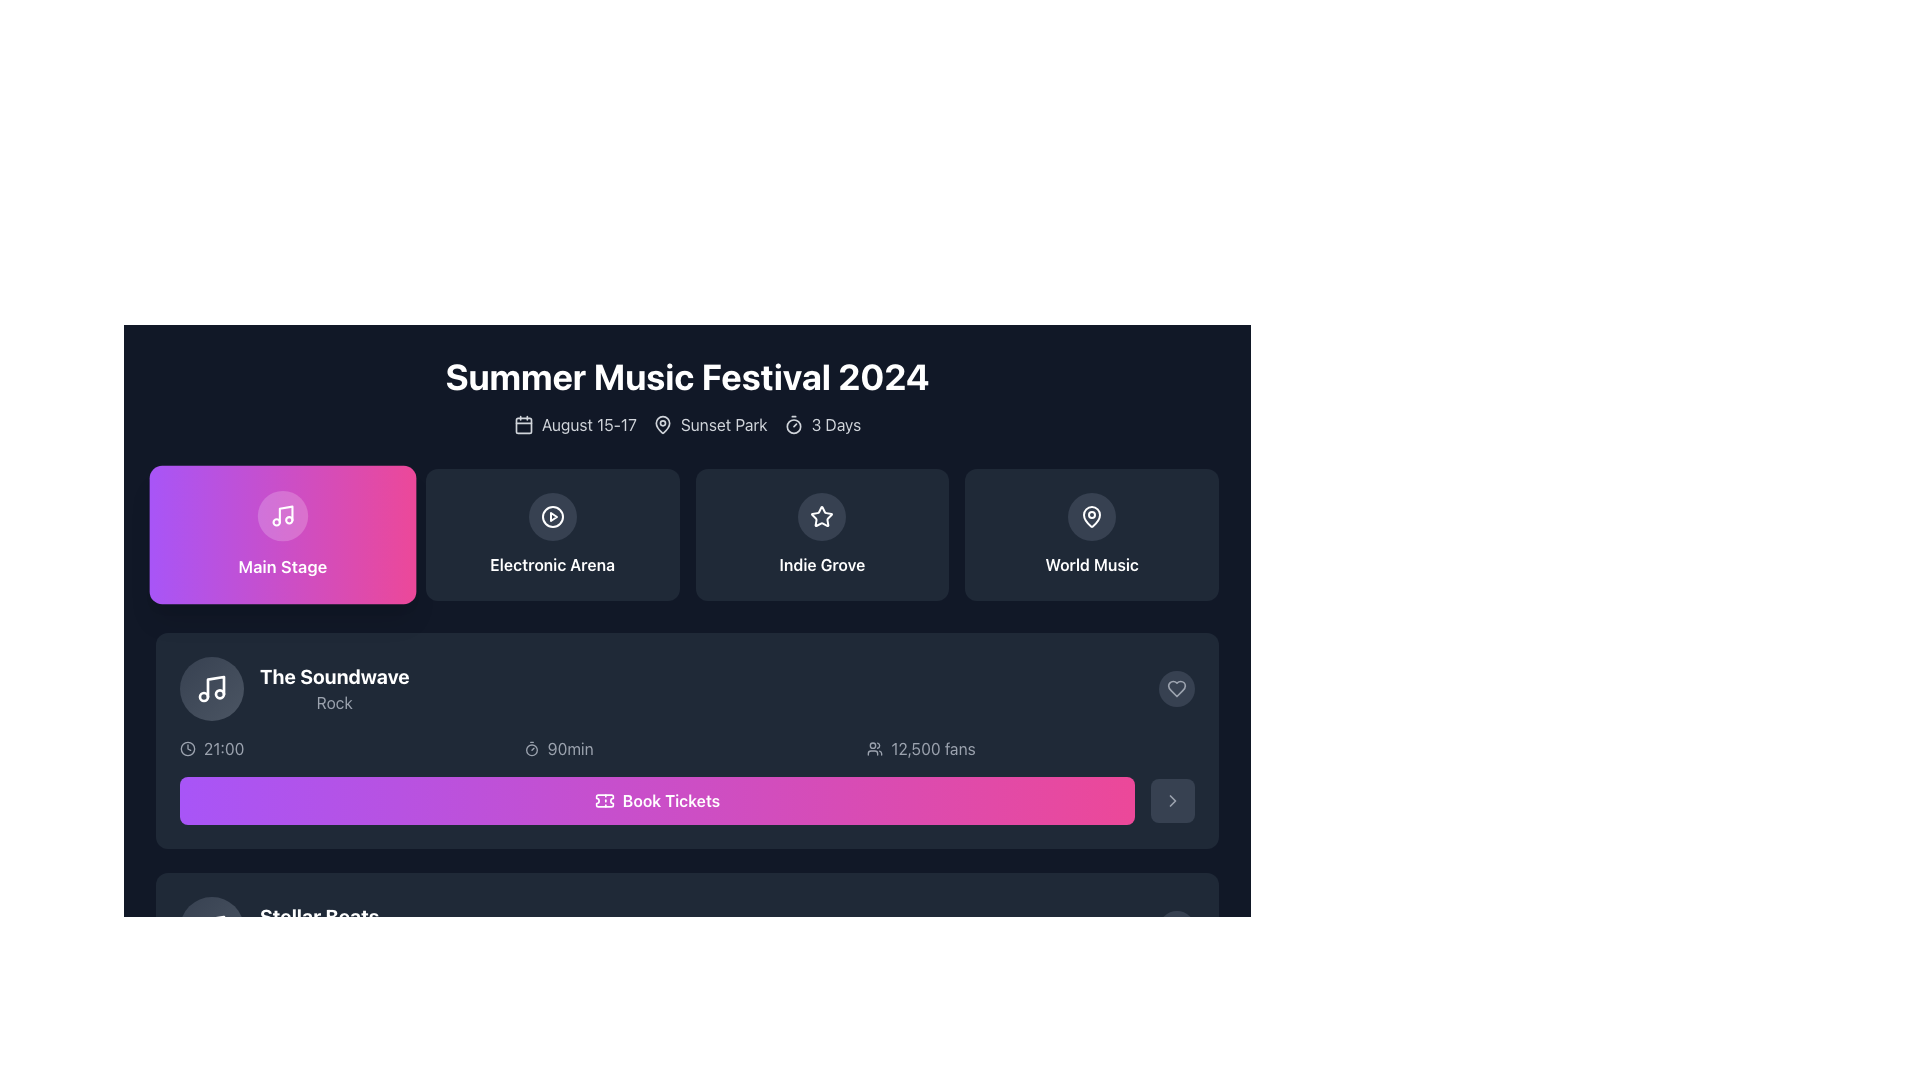 The image size is (1920, 1080). What do you see at coordinates (523, 424) in the screenshot?
I see `the vector graphic element that represents a part of the calendar icon` at bounding box center [523, 424].